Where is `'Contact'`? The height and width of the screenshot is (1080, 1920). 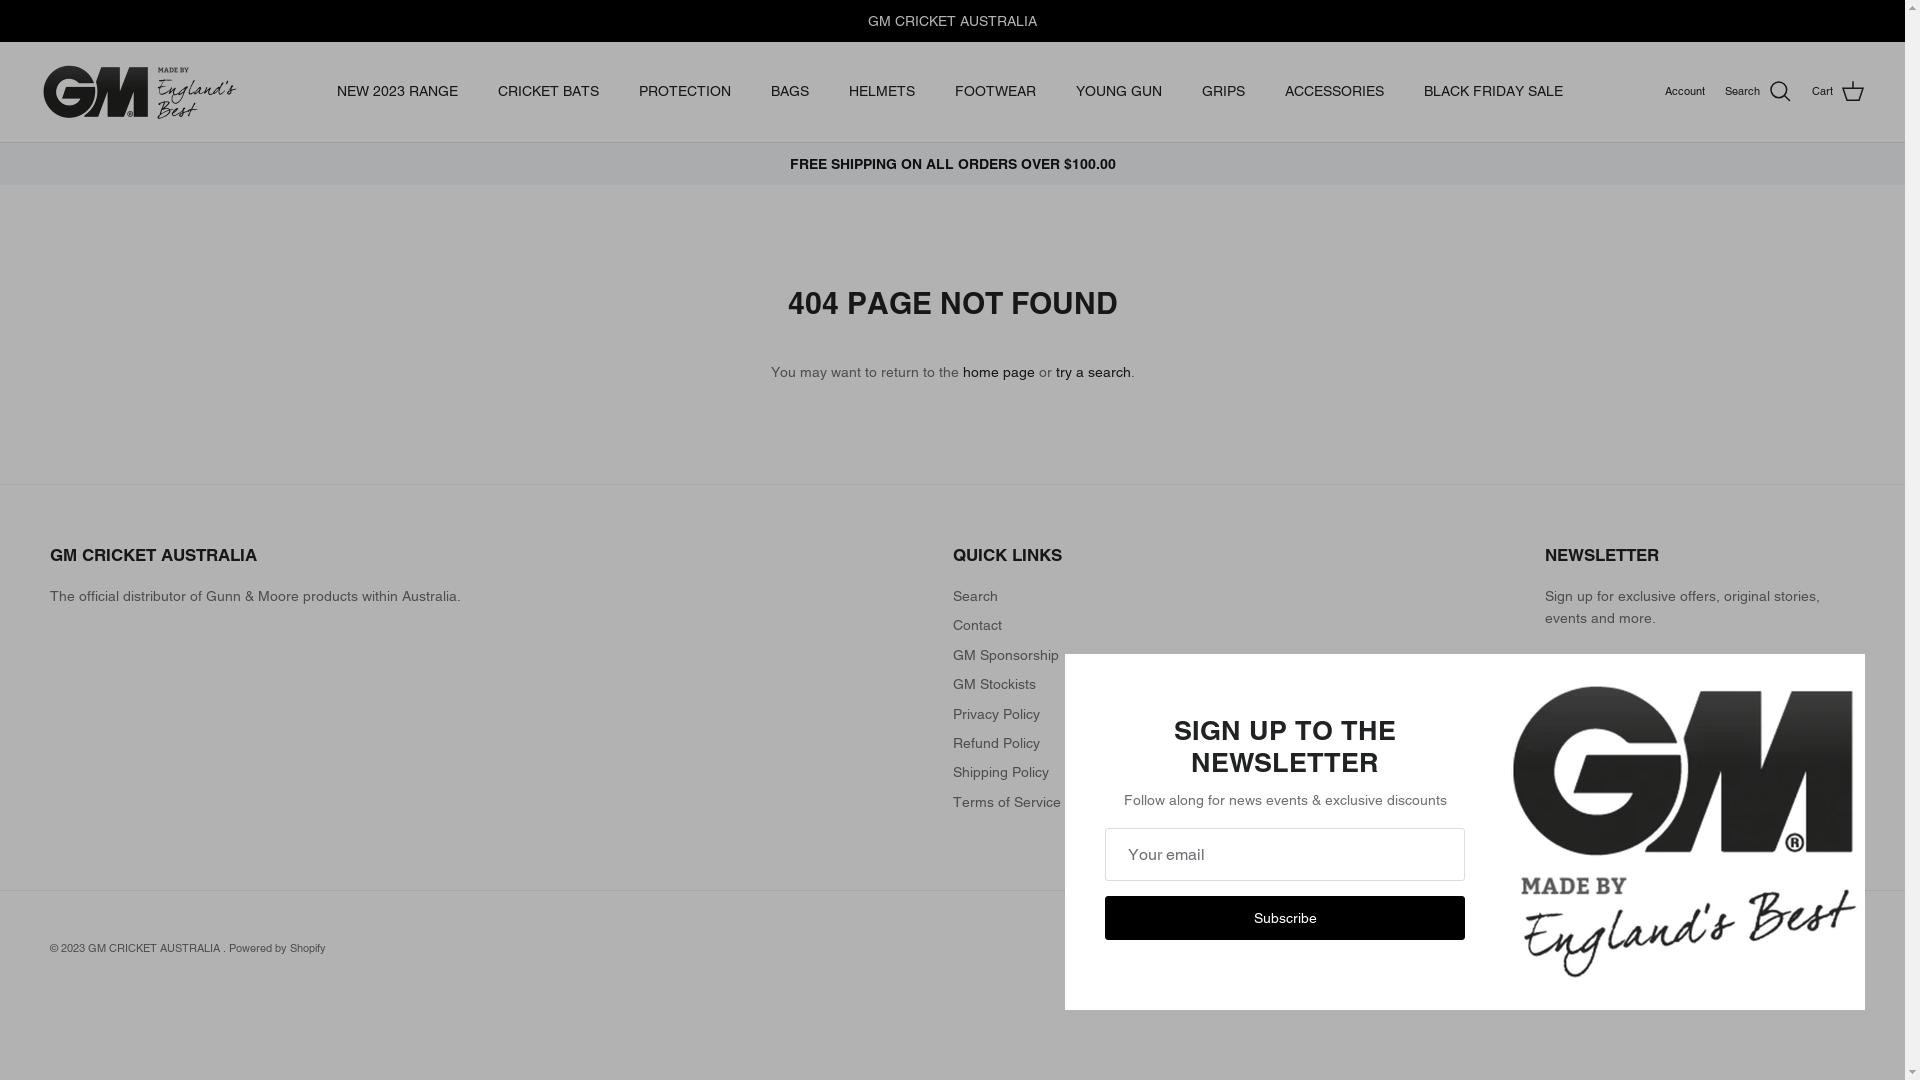
'Contact' is located at coordinates (977, 623).